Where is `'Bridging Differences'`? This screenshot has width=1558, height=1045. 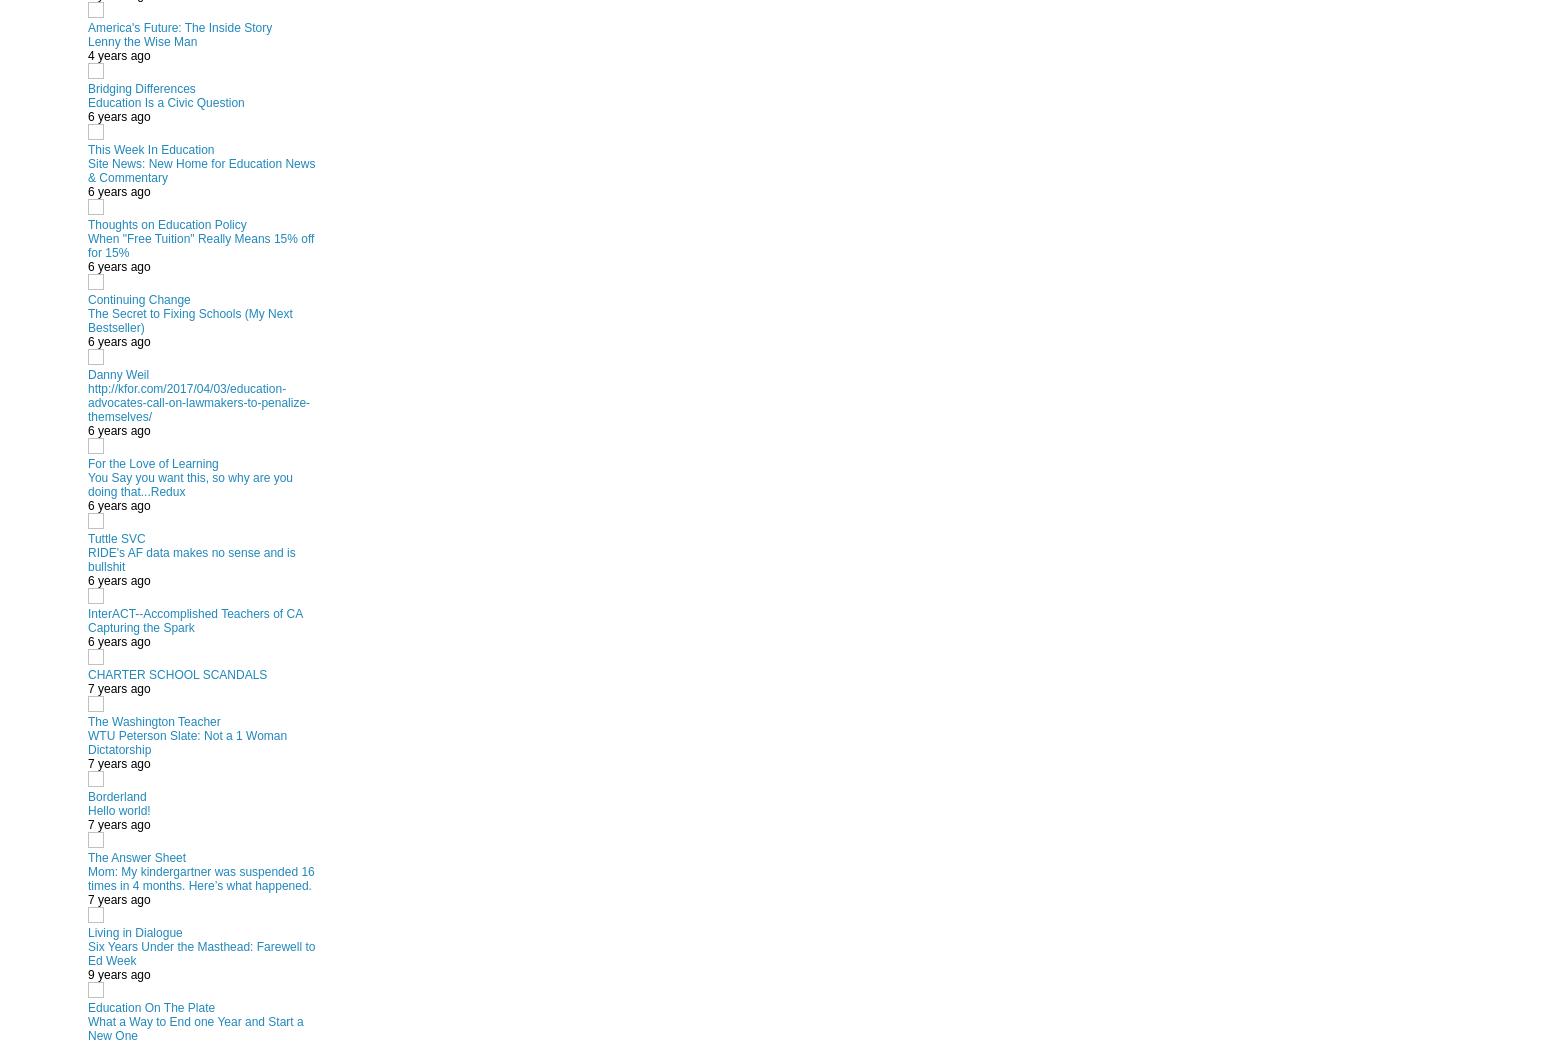
'Bridging Differences' is located at coordinates (140, 87).